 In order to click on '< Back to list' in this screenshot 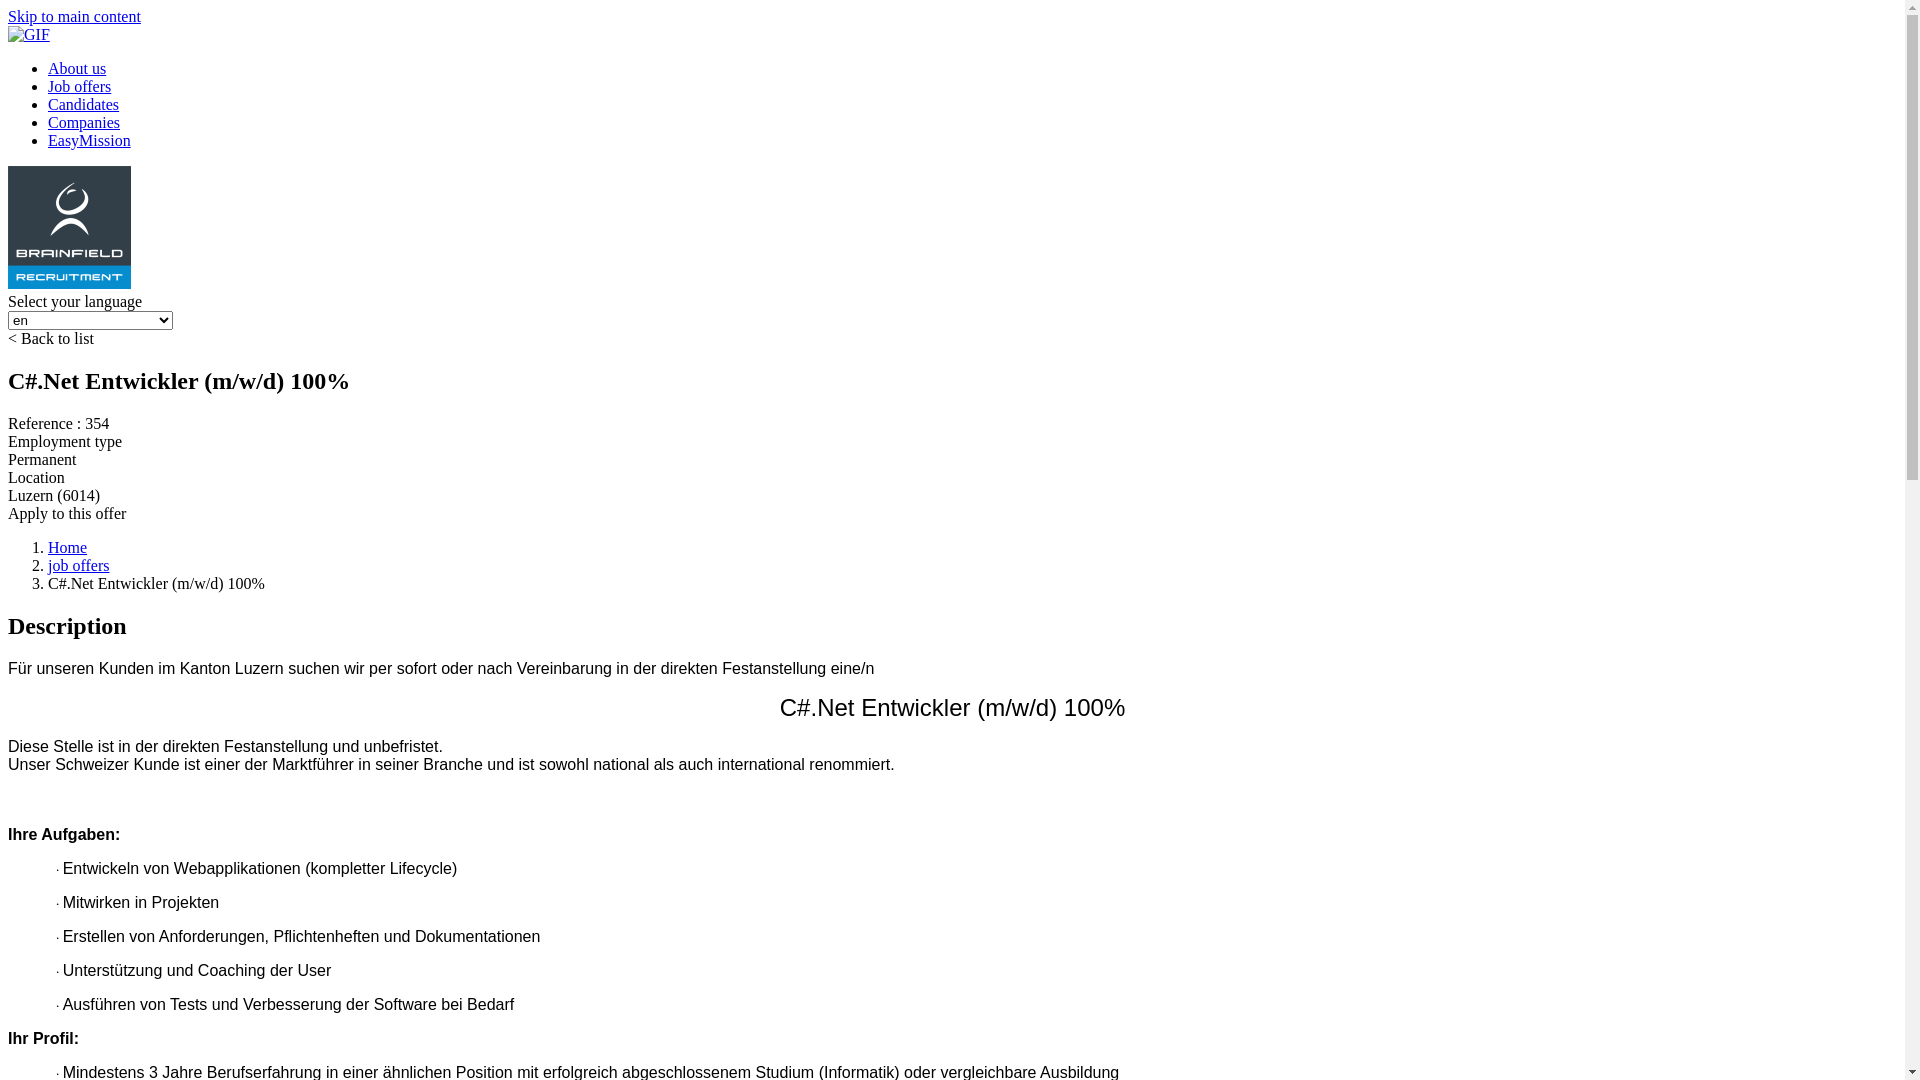, I will do `click(51, 337)`.